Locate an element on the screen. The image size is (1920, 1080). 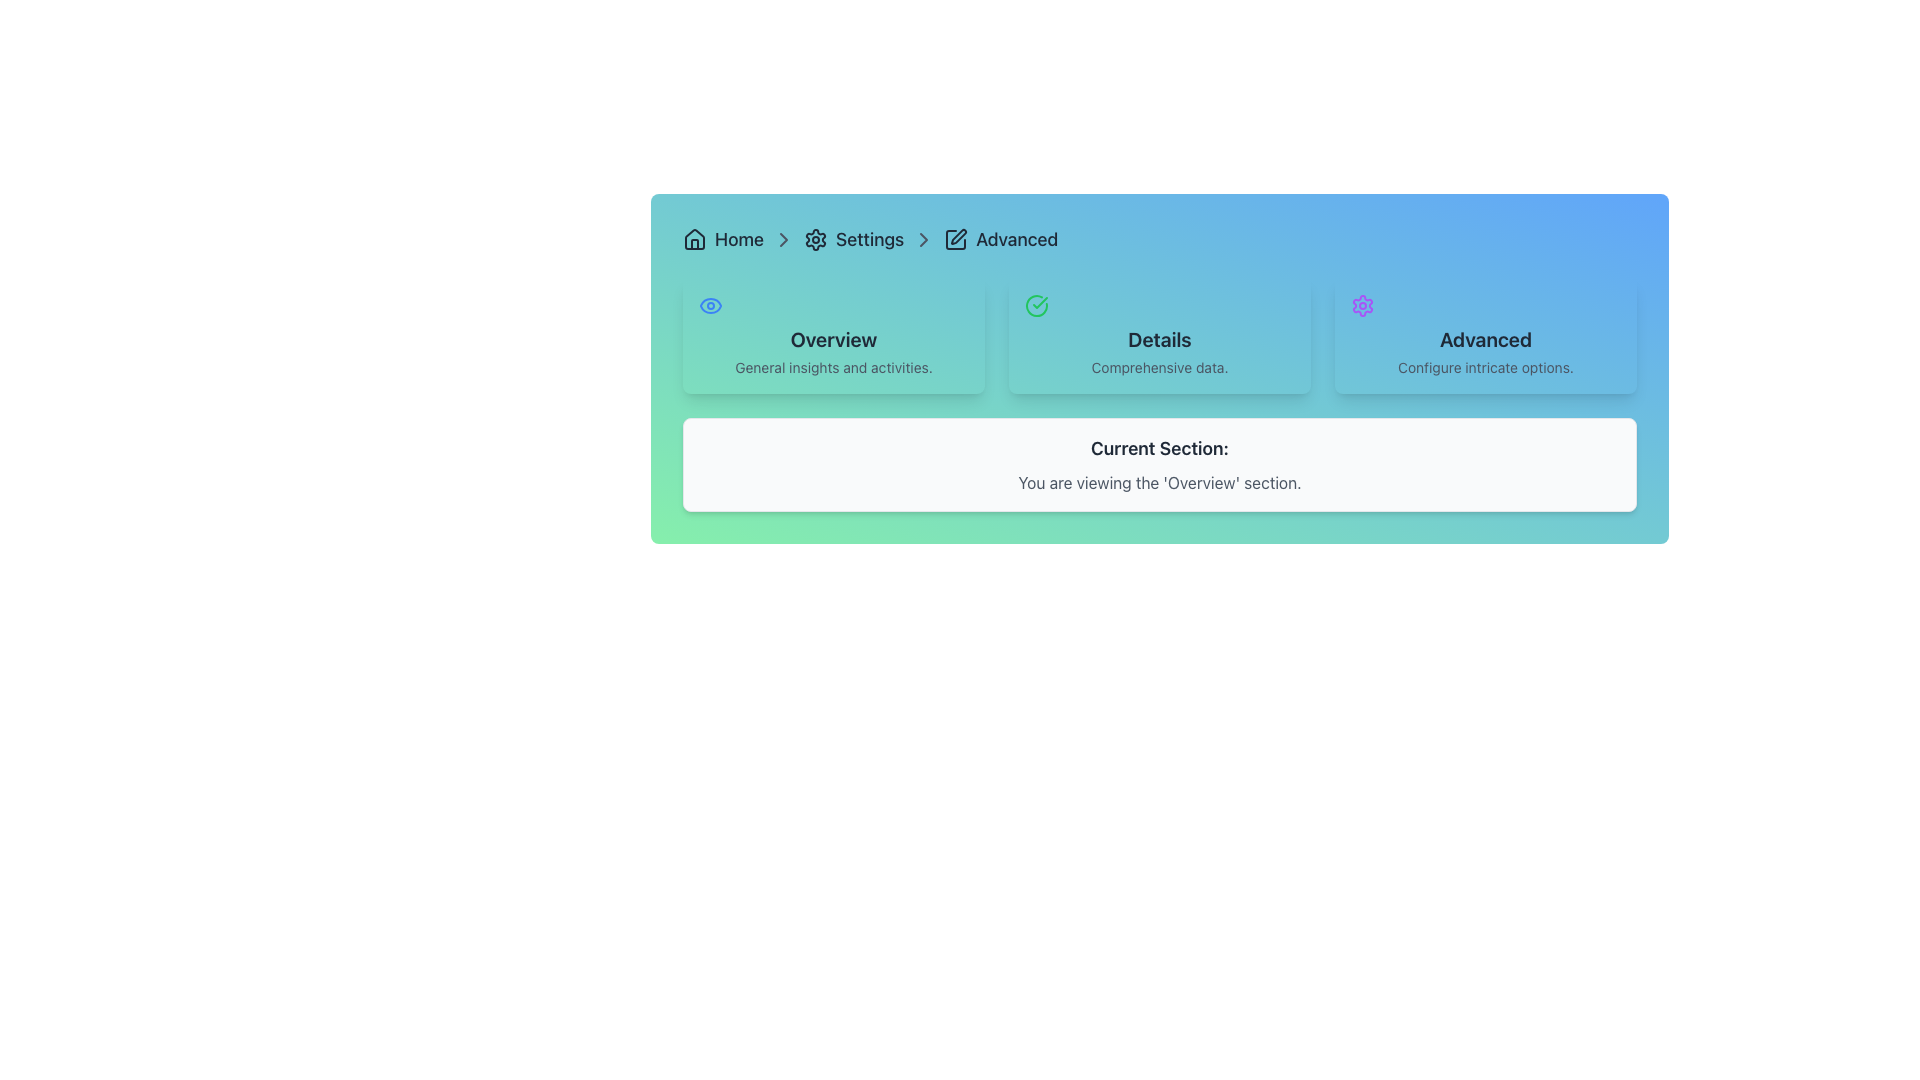
the blue eye-shaped icon located to the left of the 'Overview' header in the Overview section is located at coordinates (710, 305).